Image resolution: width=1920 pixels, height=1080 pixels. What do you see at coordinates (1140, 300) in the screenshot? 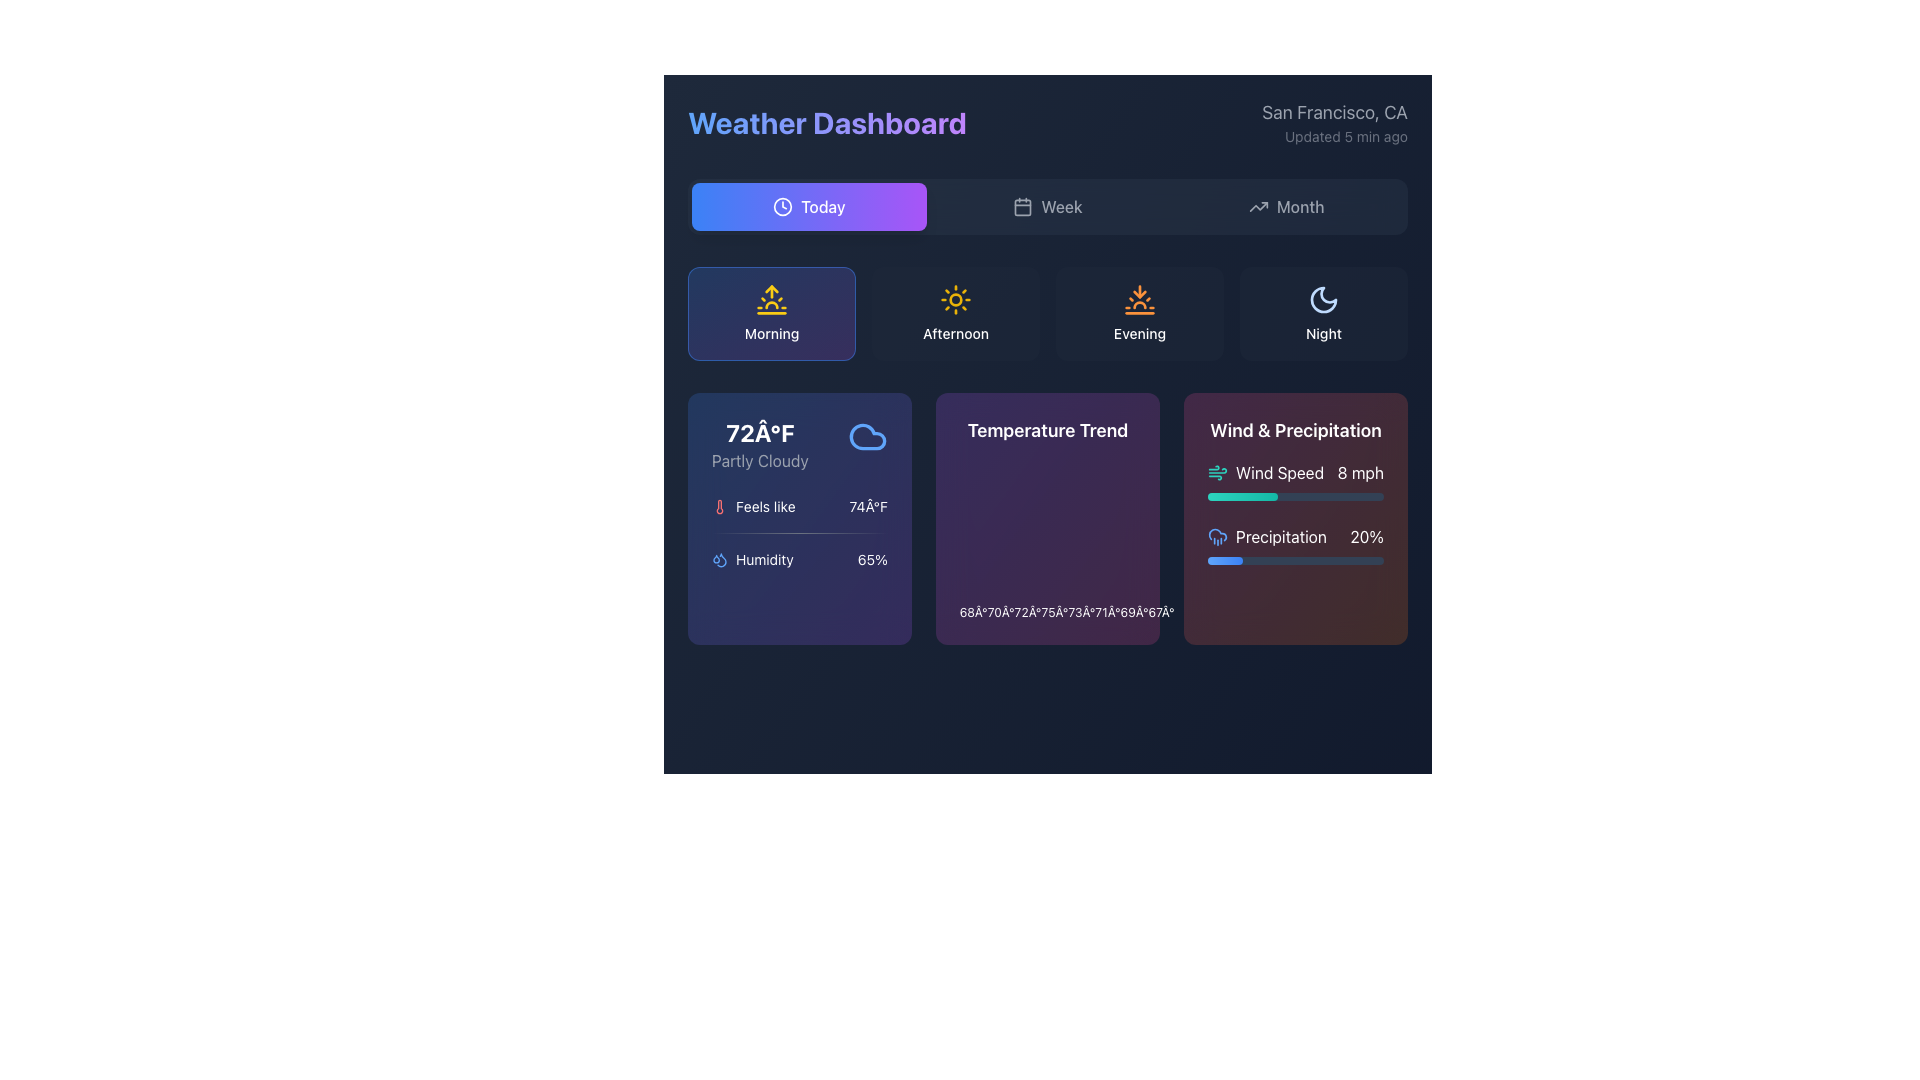
I see `the orange stylized sunset icon located in the 'Evening' section to select 'Evening'` at bounding box center [1140, 300].